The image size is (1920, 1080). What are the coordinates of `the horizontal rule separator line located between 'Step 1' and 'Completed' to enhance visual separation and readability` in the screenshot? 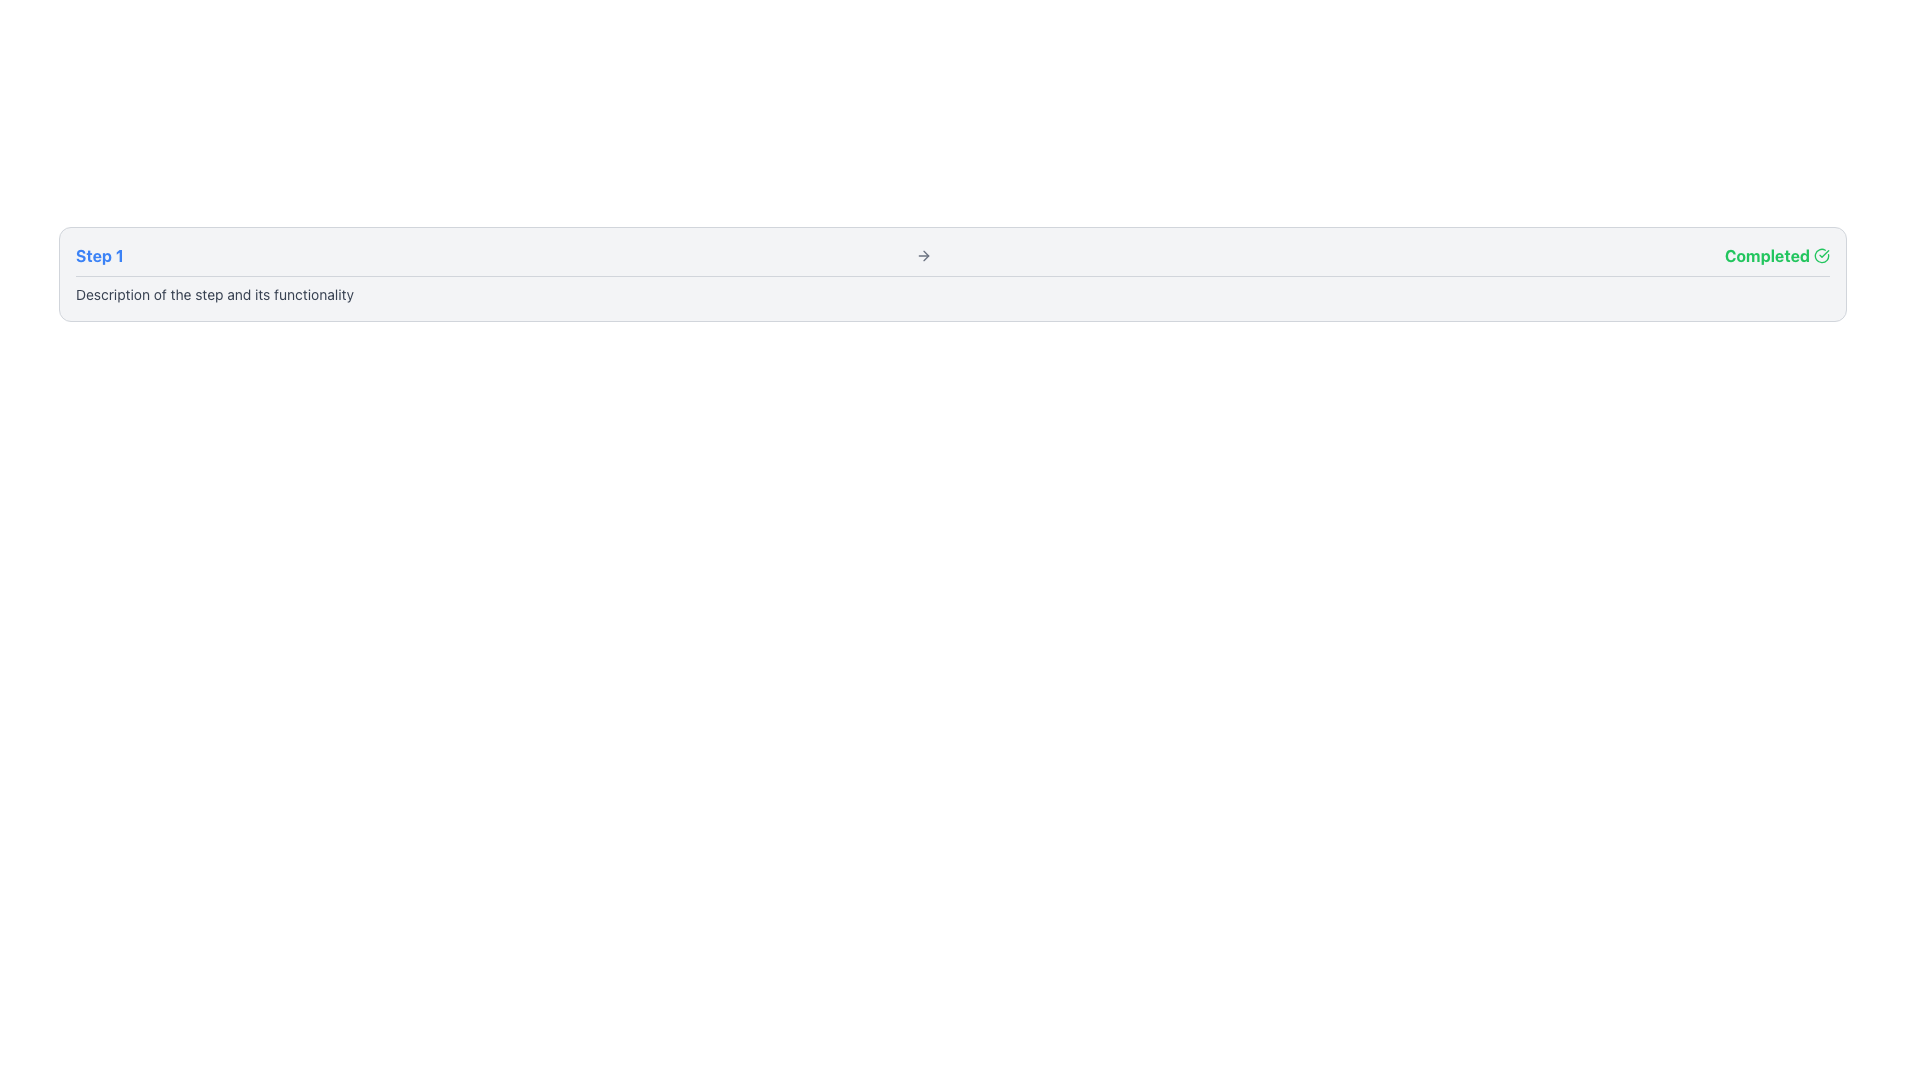 It's located at (952, 276).